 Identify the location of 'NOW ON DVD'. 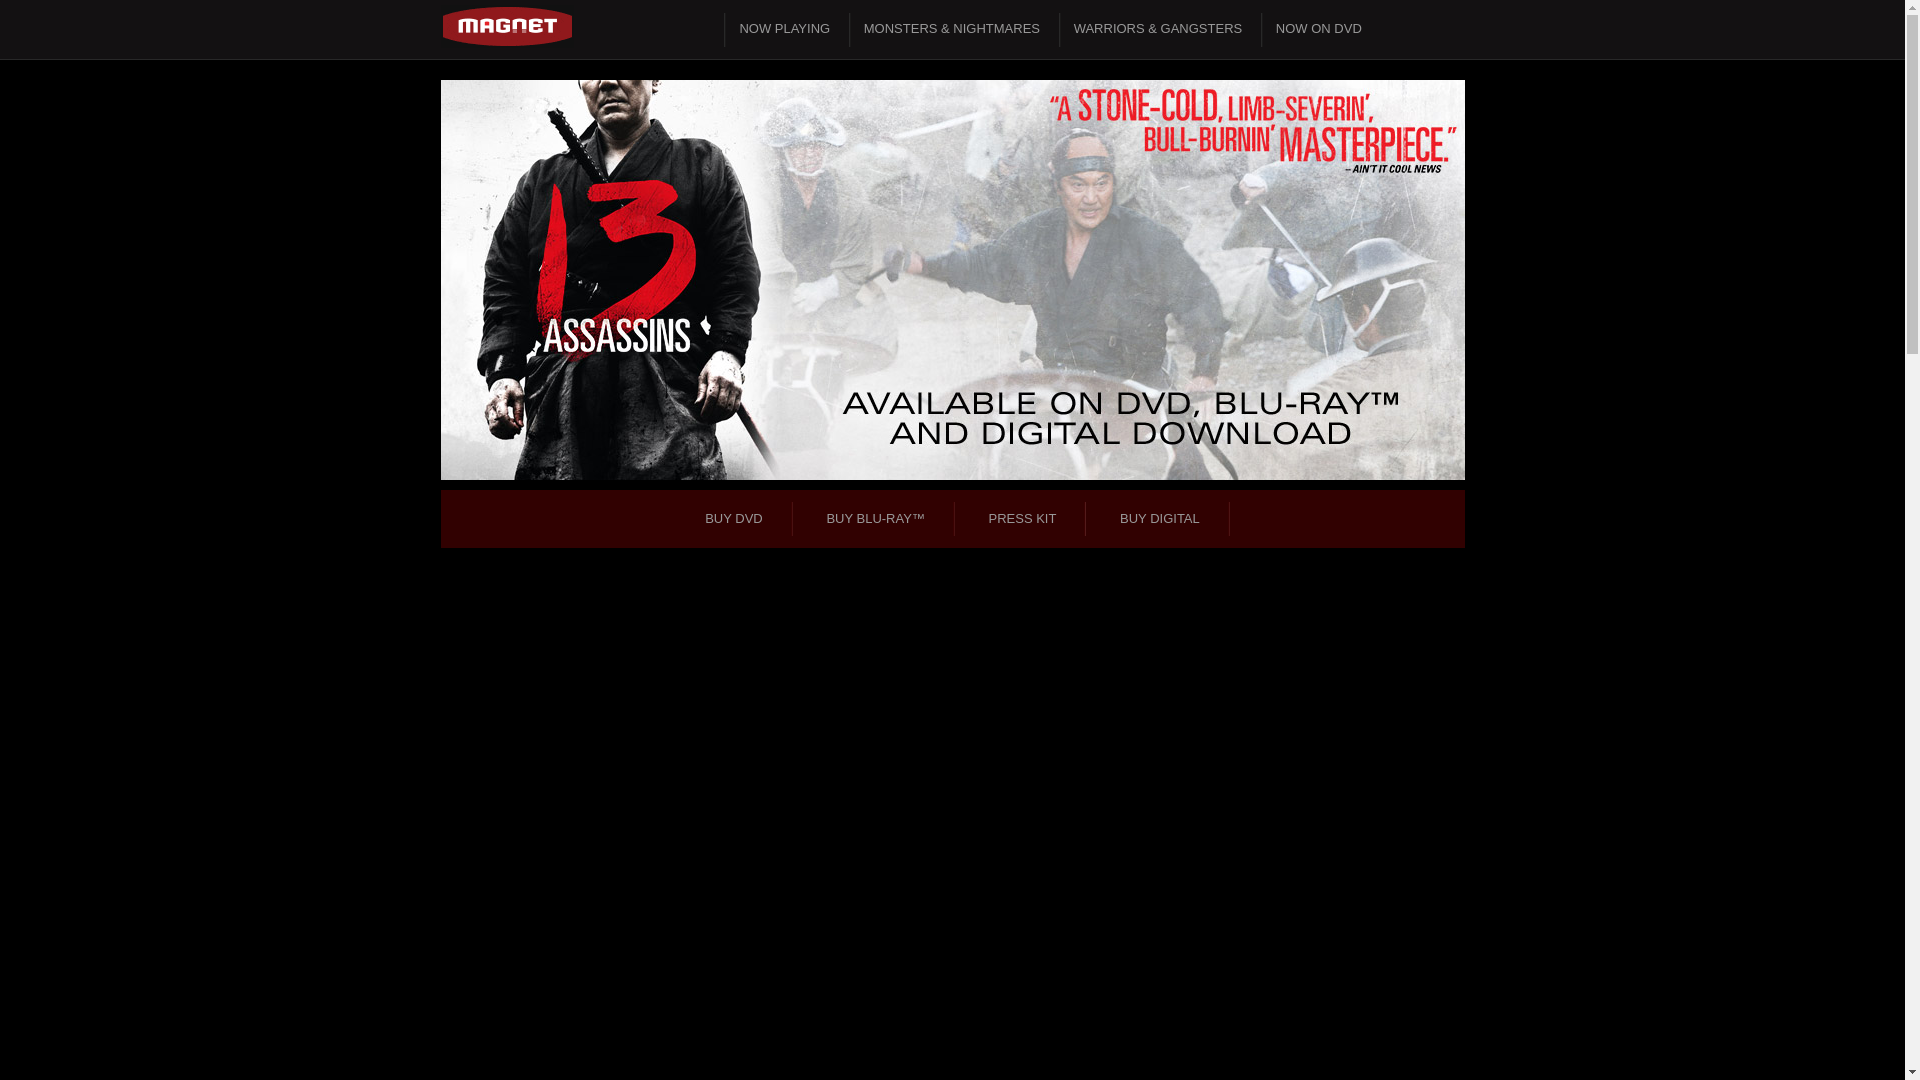
(1319, 28).